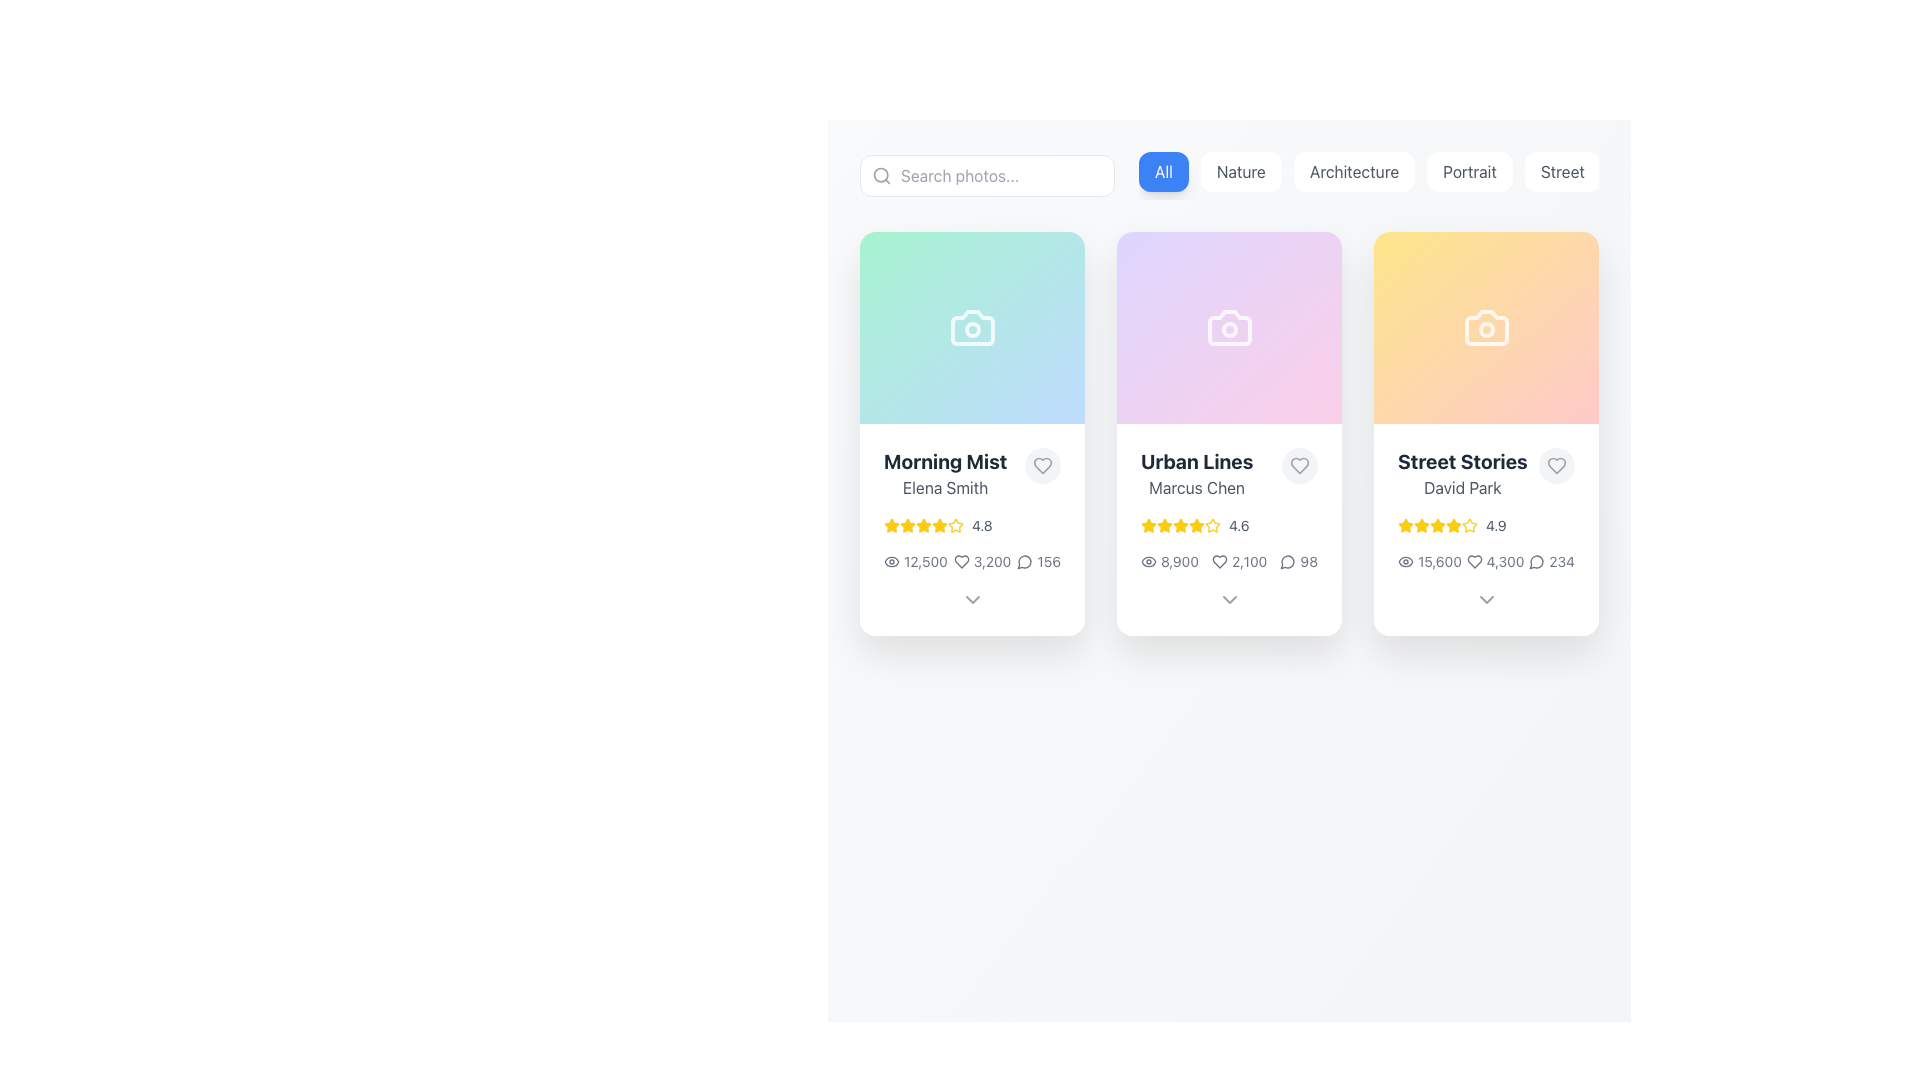  I want to click on the second star icon in the rating display of the 'Morning Mist' card, which is styled with a yellow fill and stroke outline, so click(923, 524).